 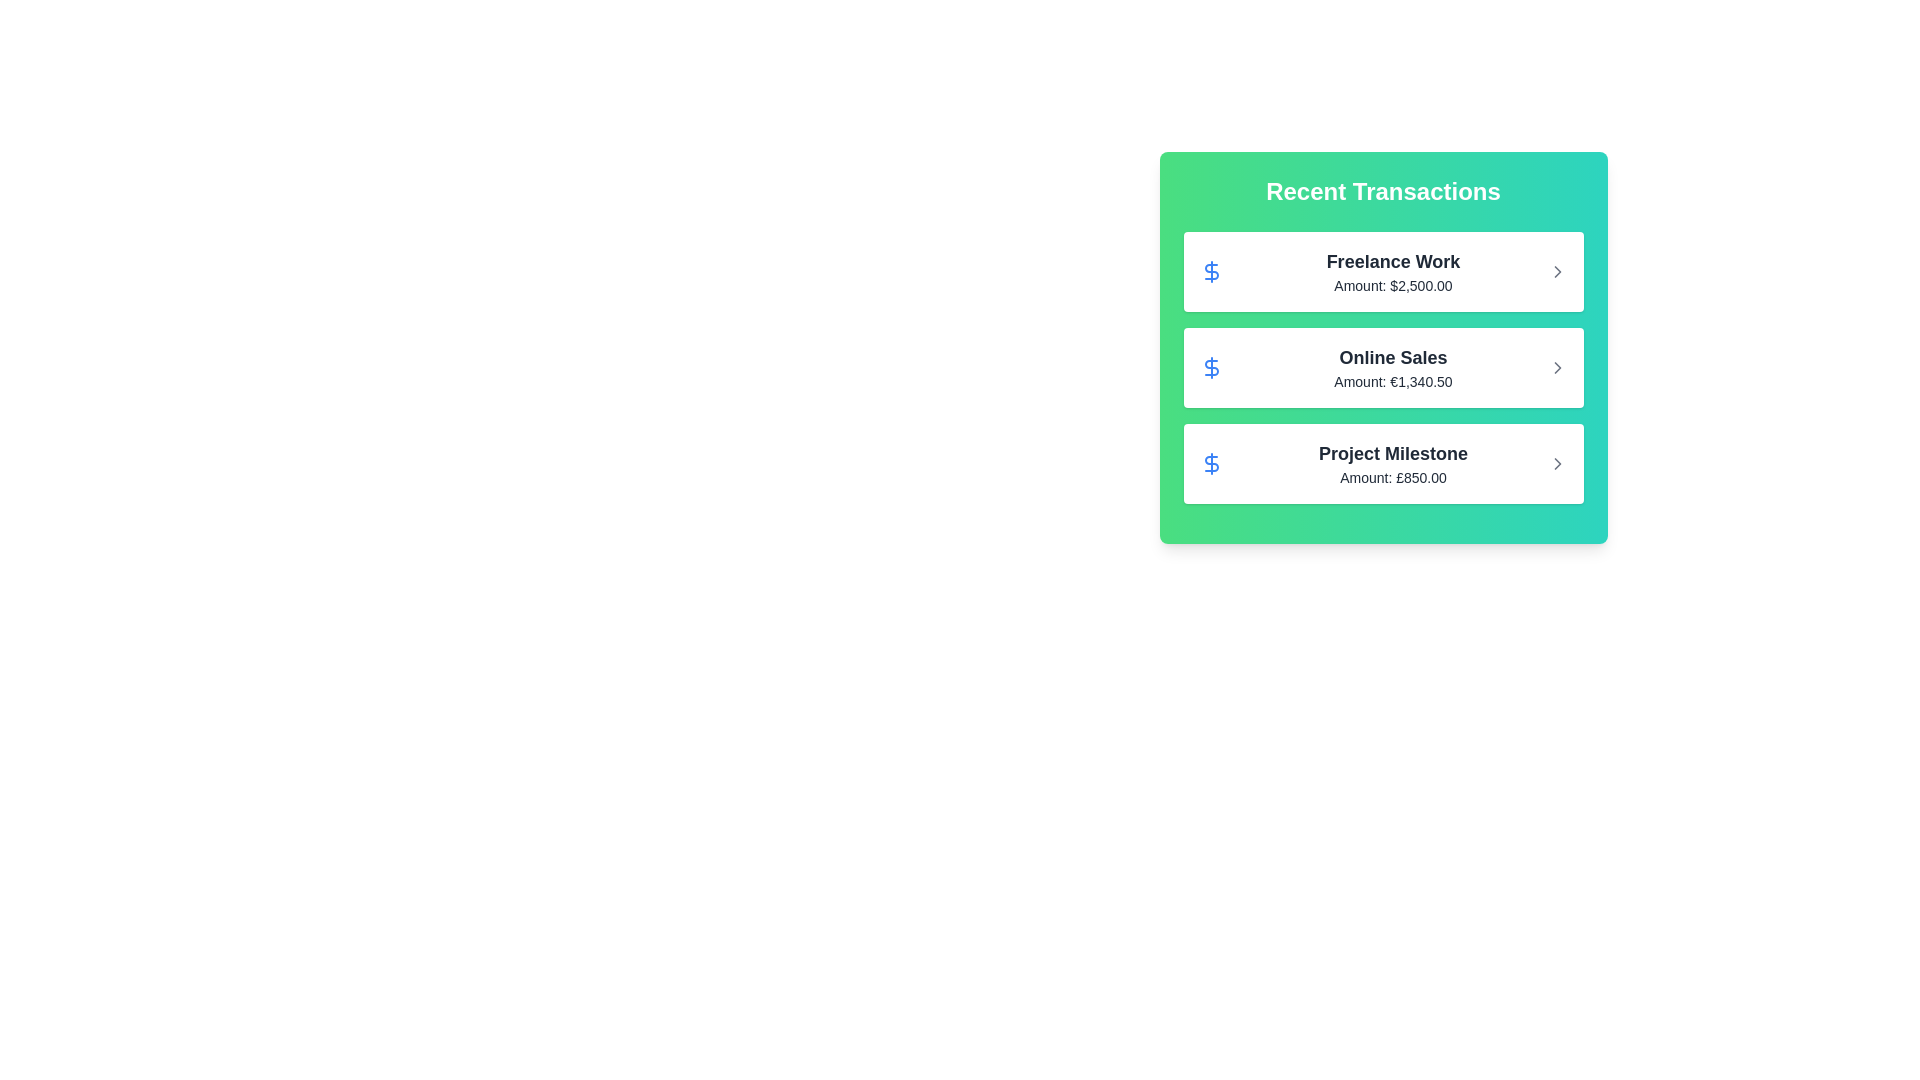 What do you see at coordinates (1392, 261) in the screenshot?
I see `the static text label displaying 'Freelance Work' located at the top of the list under 'Recent Transactions'` at bounding box center [1392, 261].